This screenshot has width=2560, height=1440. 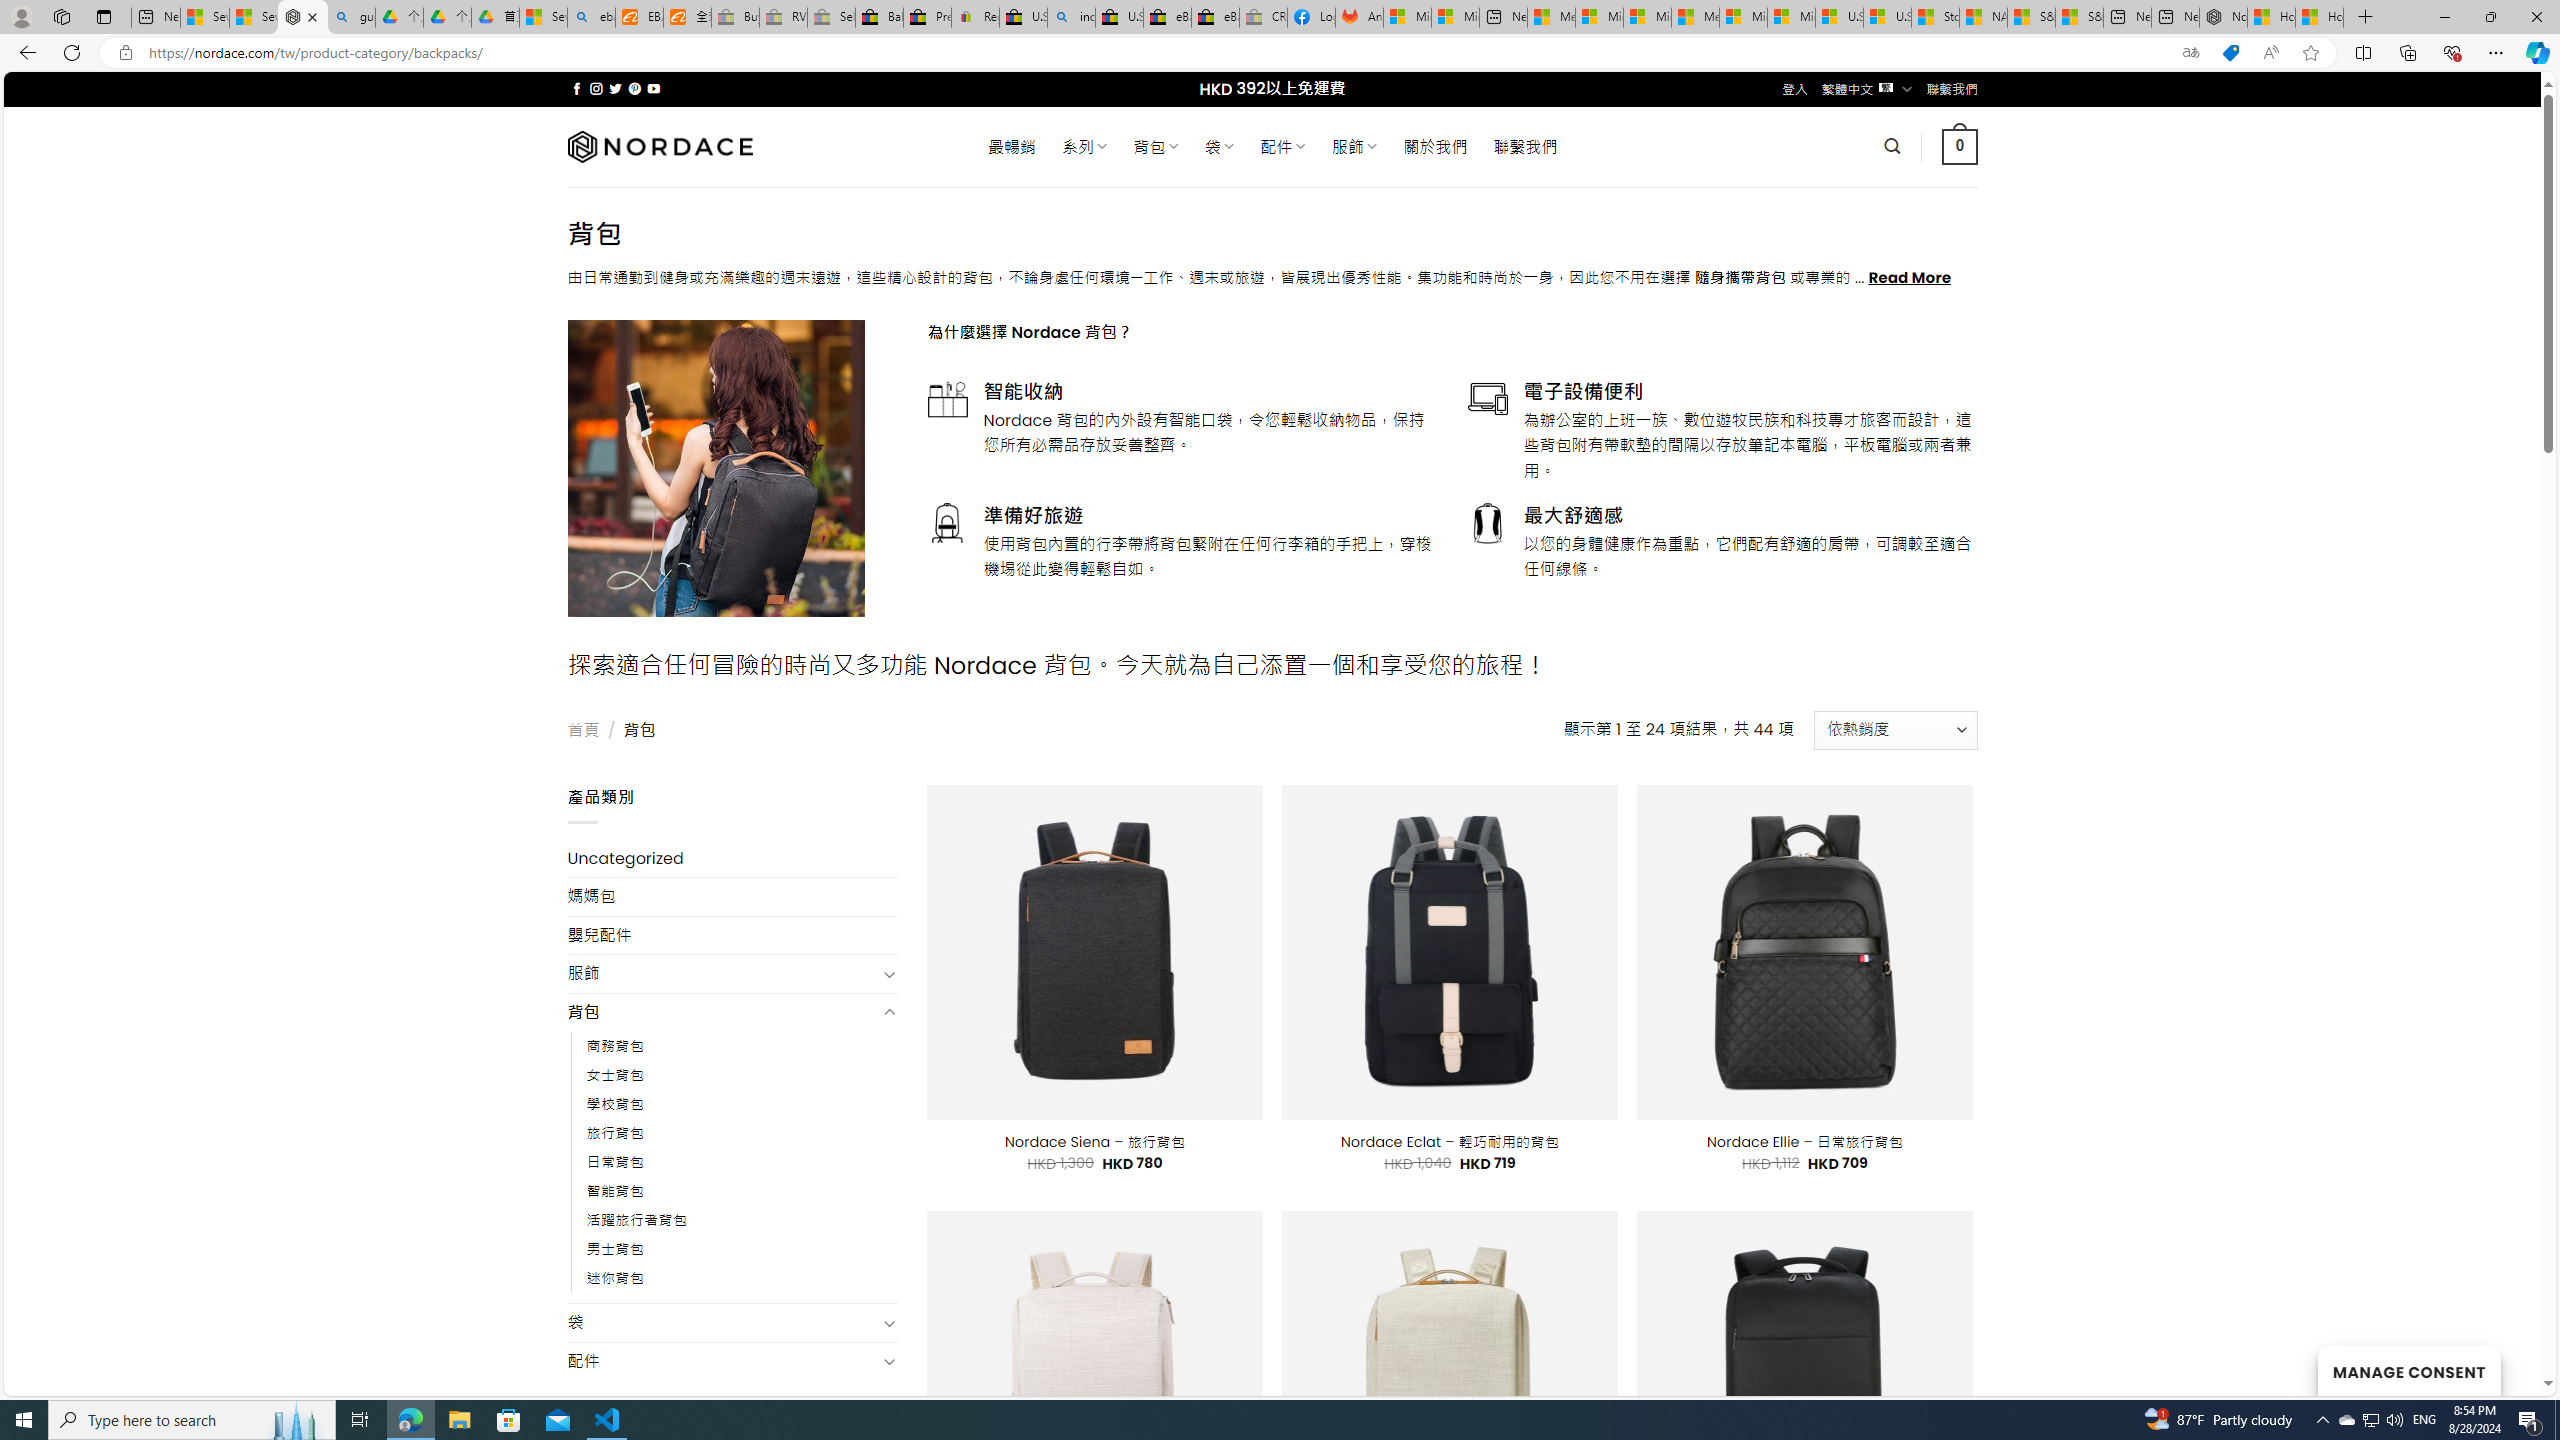 I want to click on 'Follow on Facebook', so click(x=576, y=88).